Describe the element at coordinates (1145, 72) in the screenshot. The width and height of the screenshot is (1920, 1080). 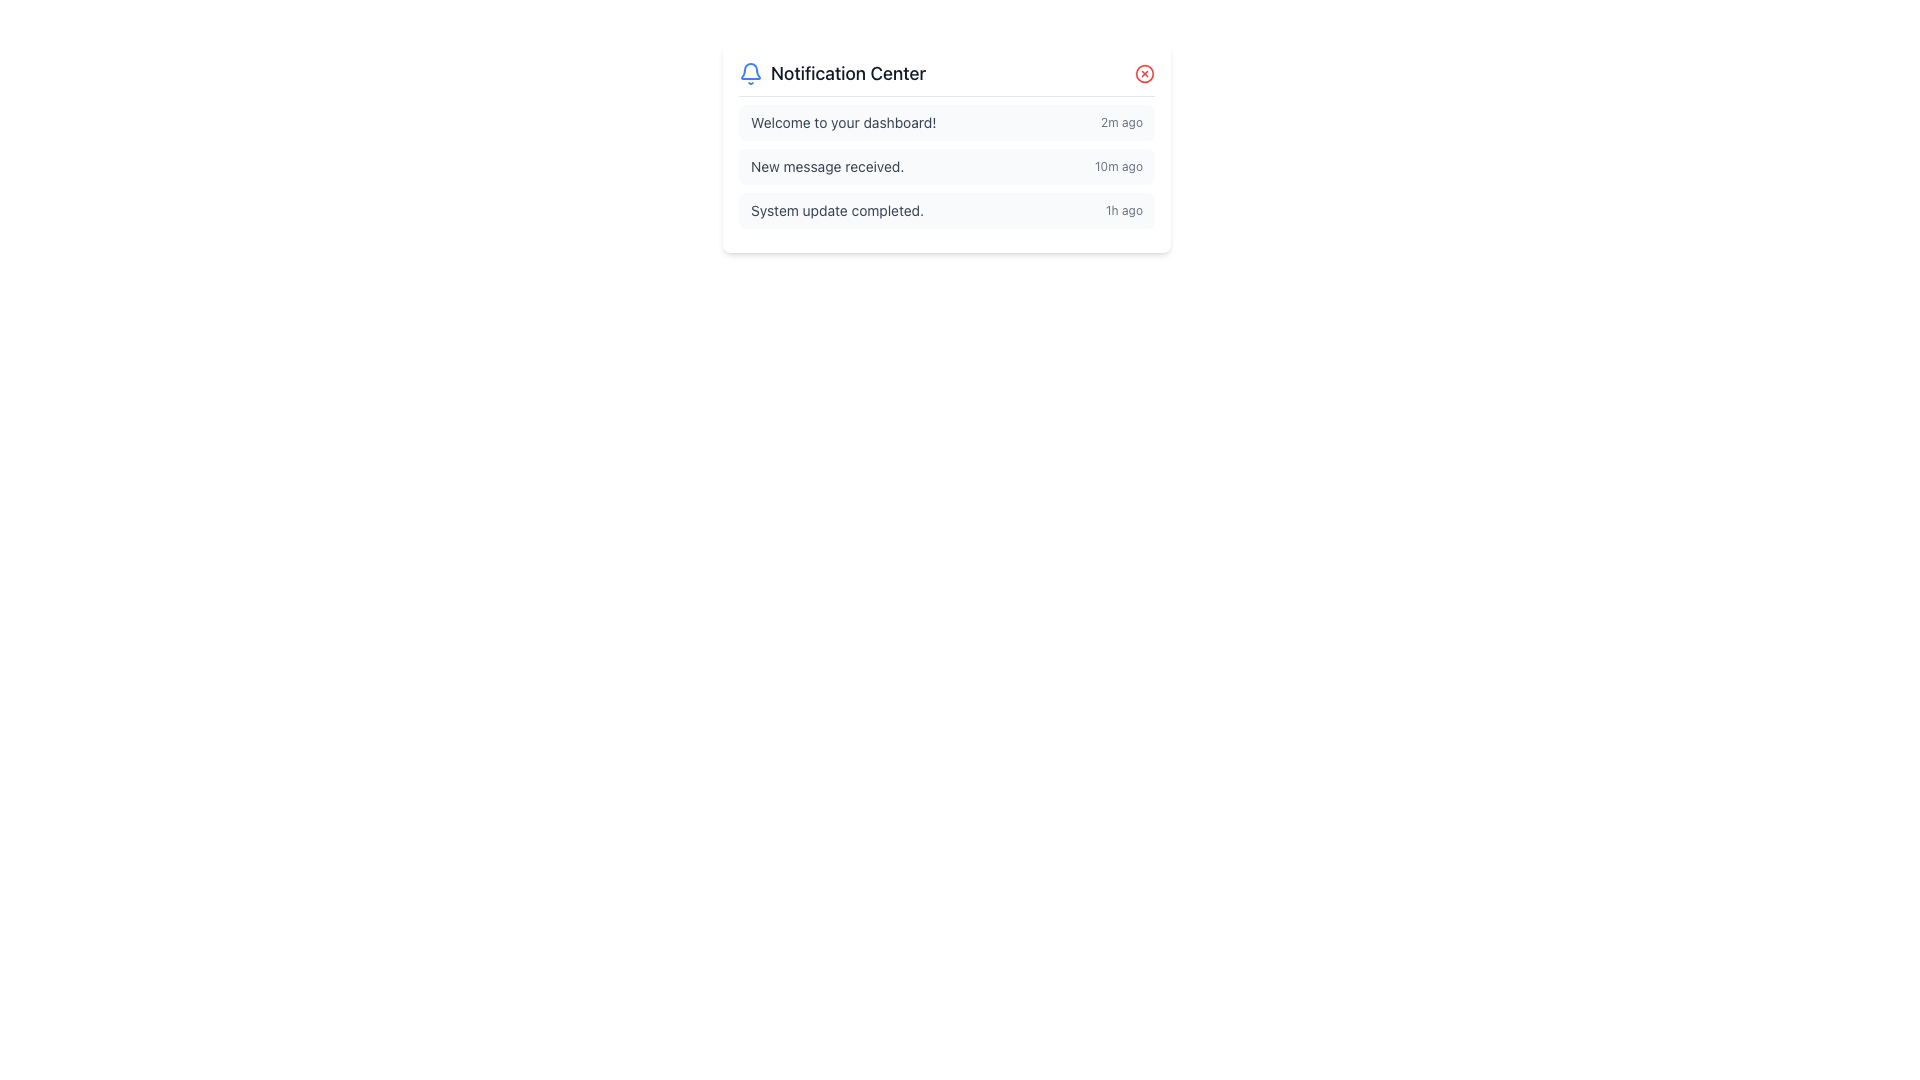
I see `the close button located at the top right corner of the notification panel` at that location.